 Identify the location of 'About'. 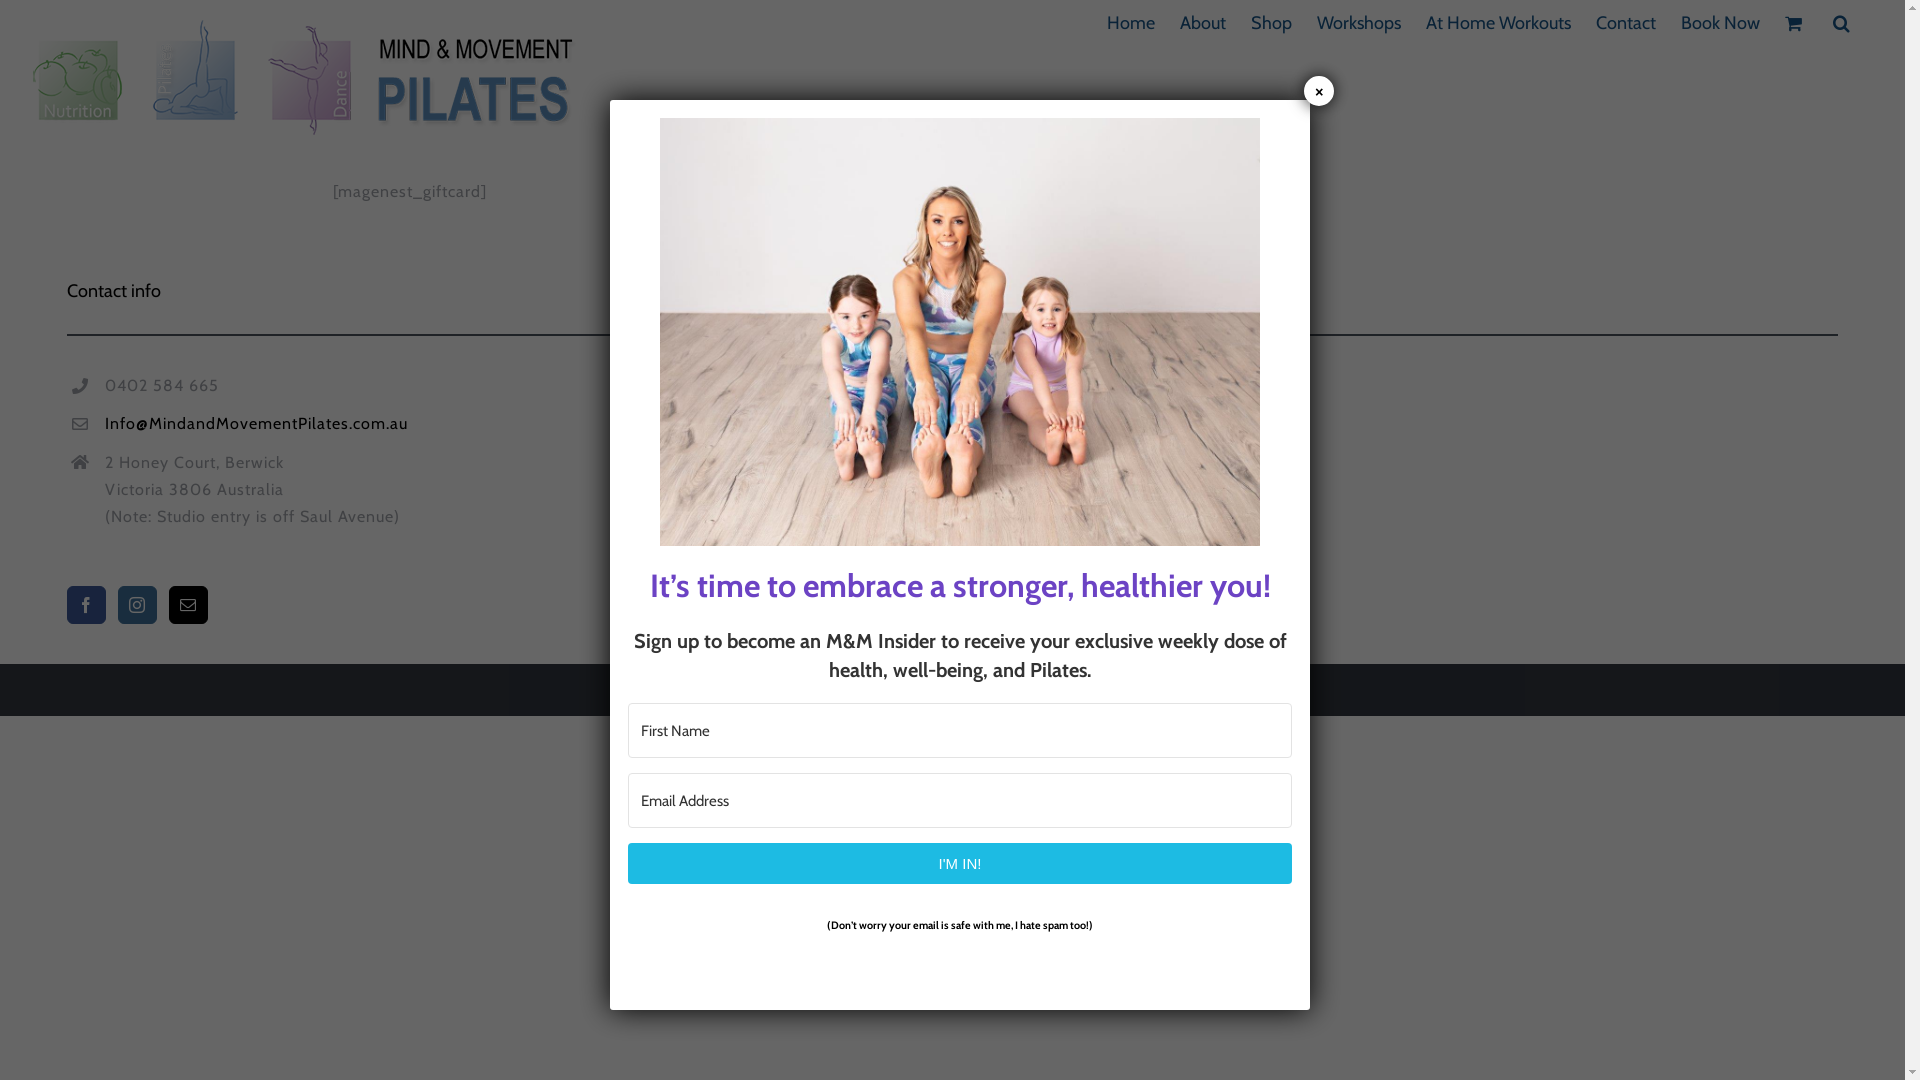
(1202, 22).